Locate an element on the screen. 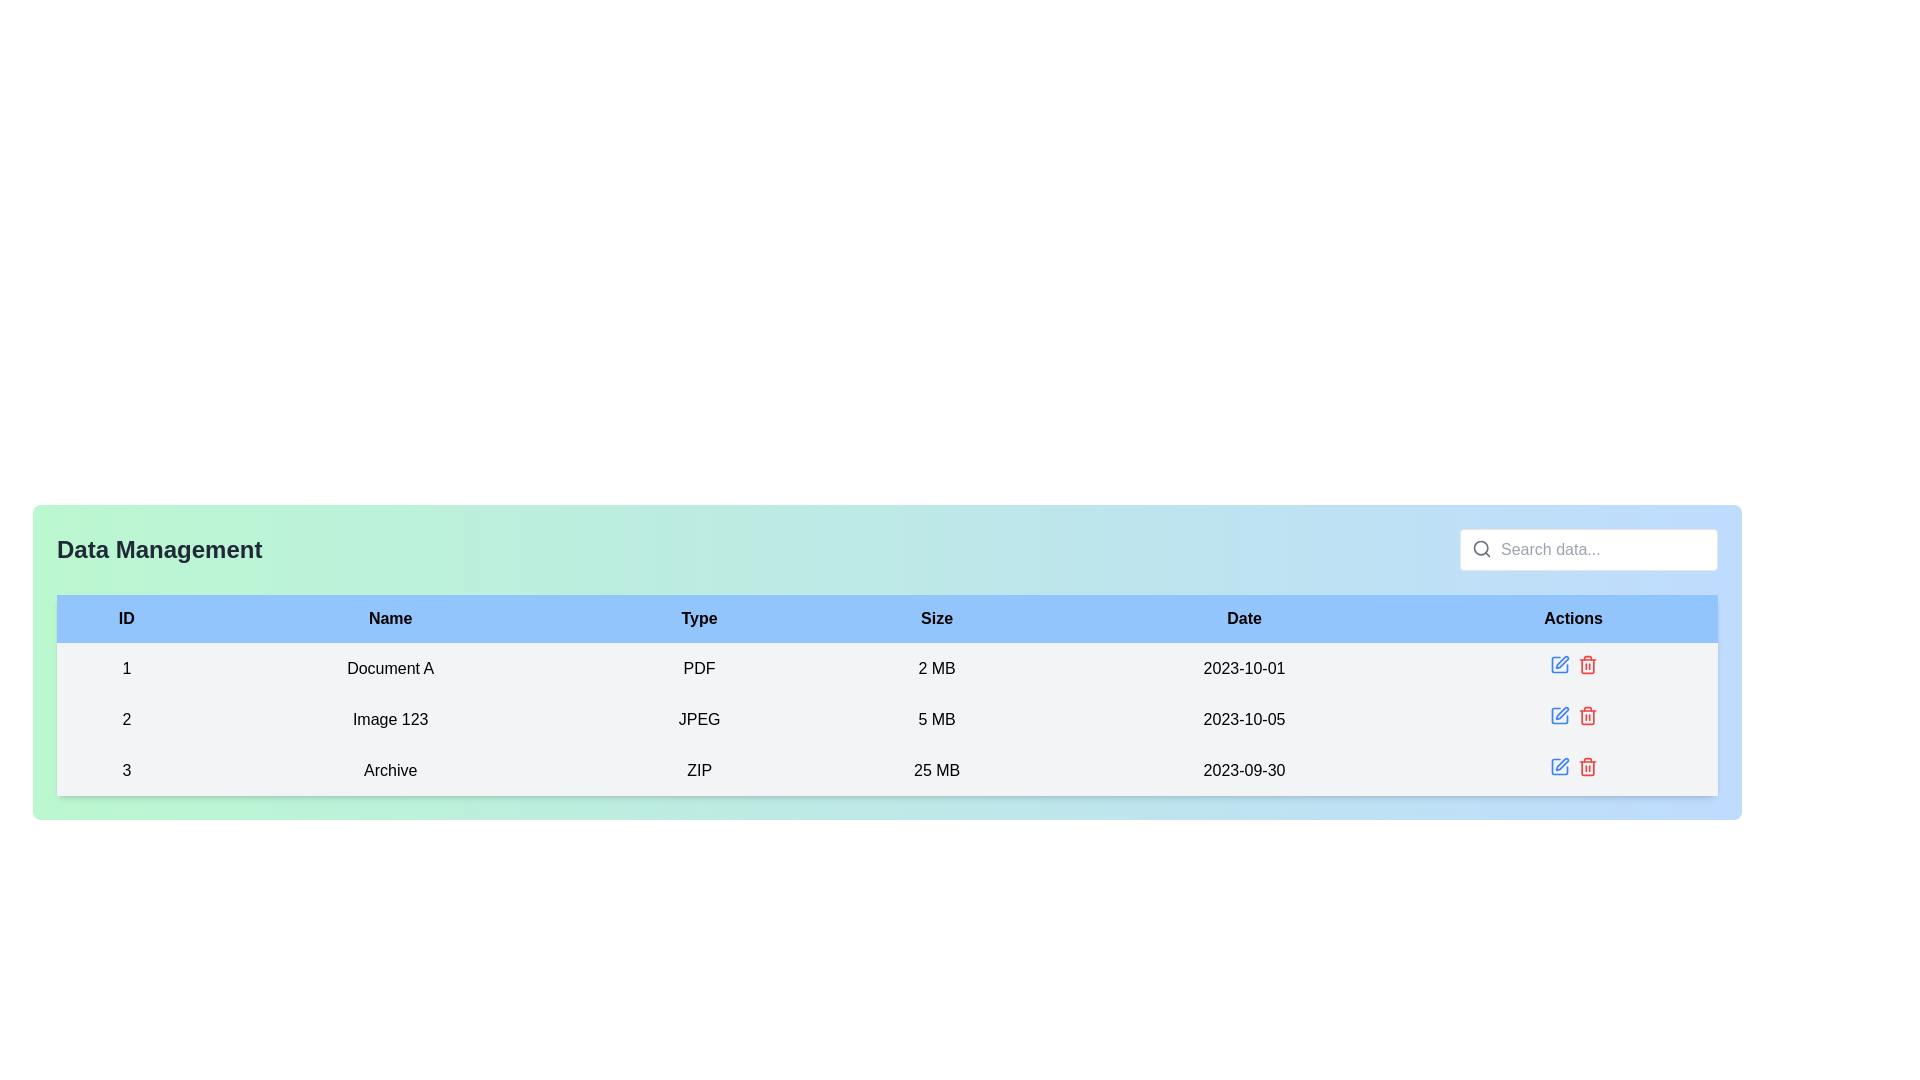 This screenshot has width=1920, height=1080. the second row of the data table containing the information '2', 'Image 123', 'JPEG', '5 MB', '2023-10-05' is located at coordinates (886, 718).